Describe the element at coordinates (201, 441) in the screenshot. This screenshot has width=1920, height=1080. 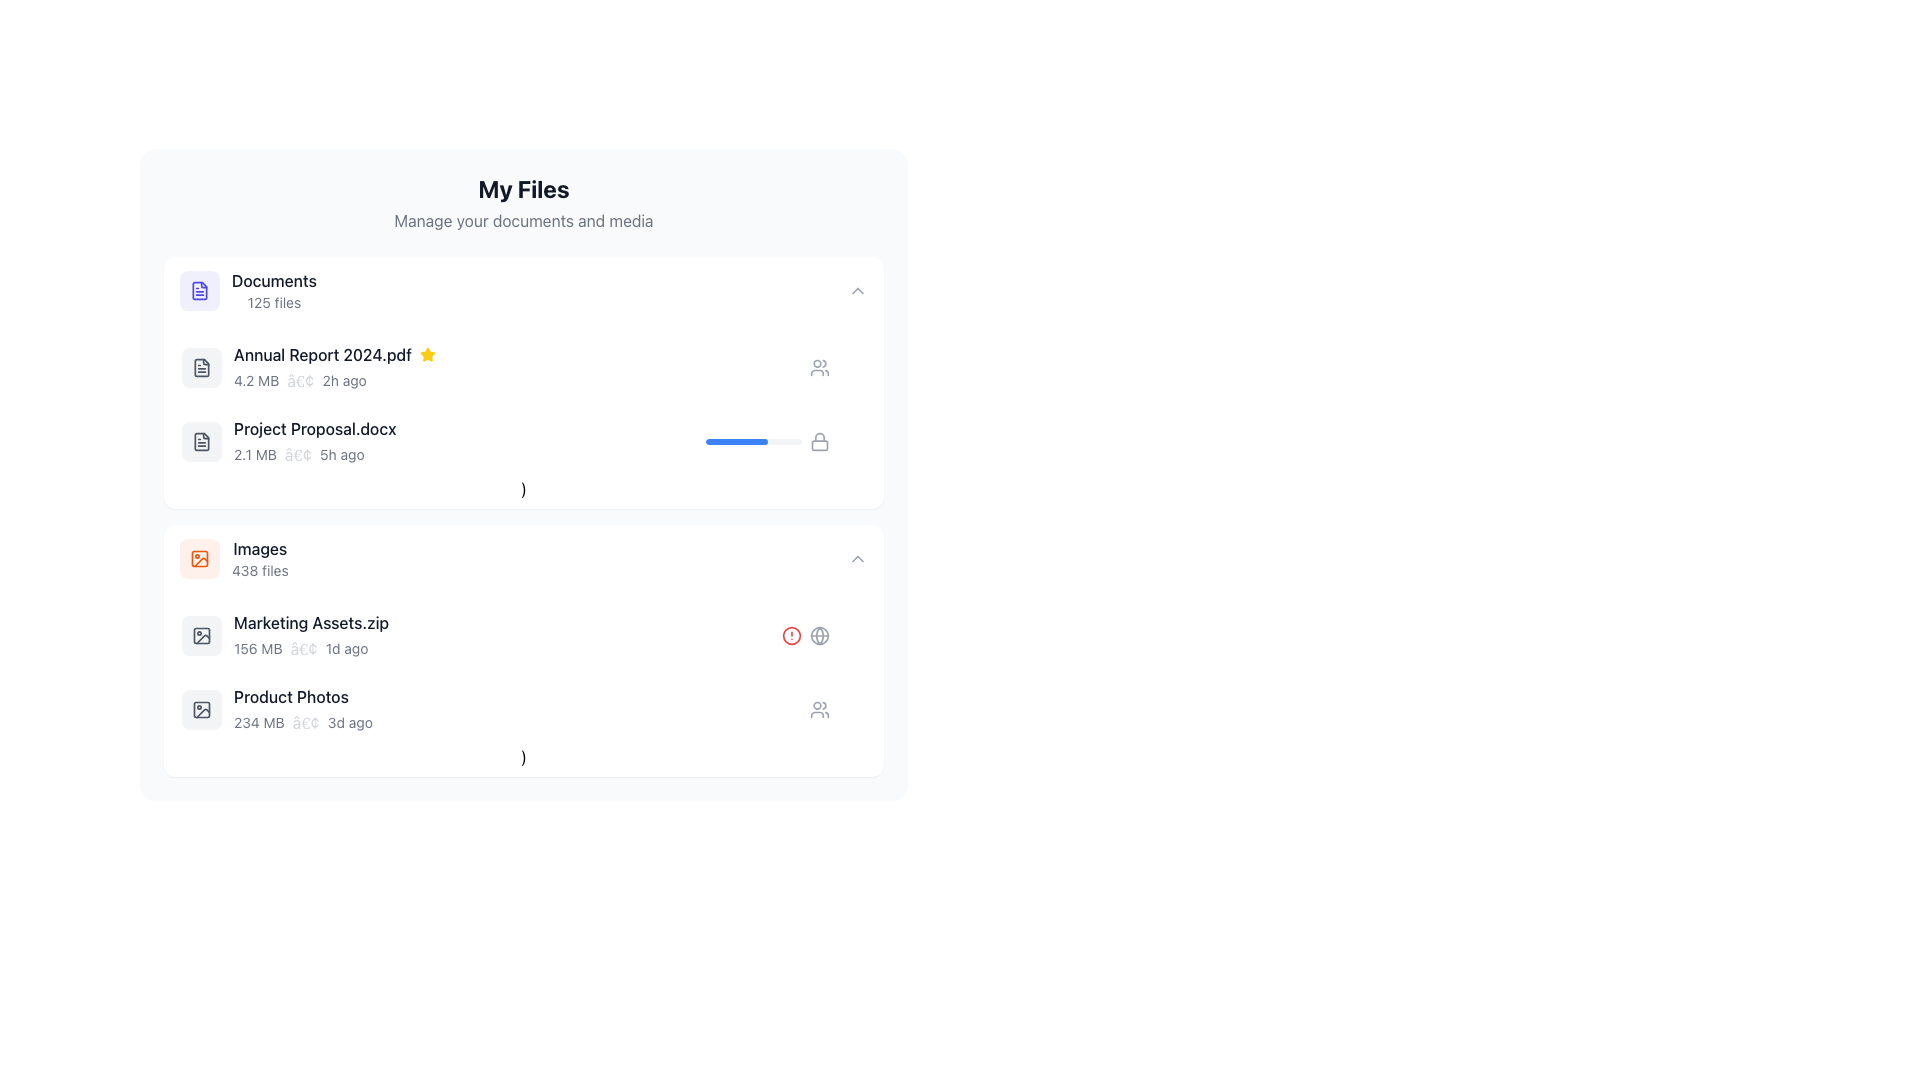
I see `the document type icon located to the left of the 'Project Proposal.docx' text in the file list` at that location.